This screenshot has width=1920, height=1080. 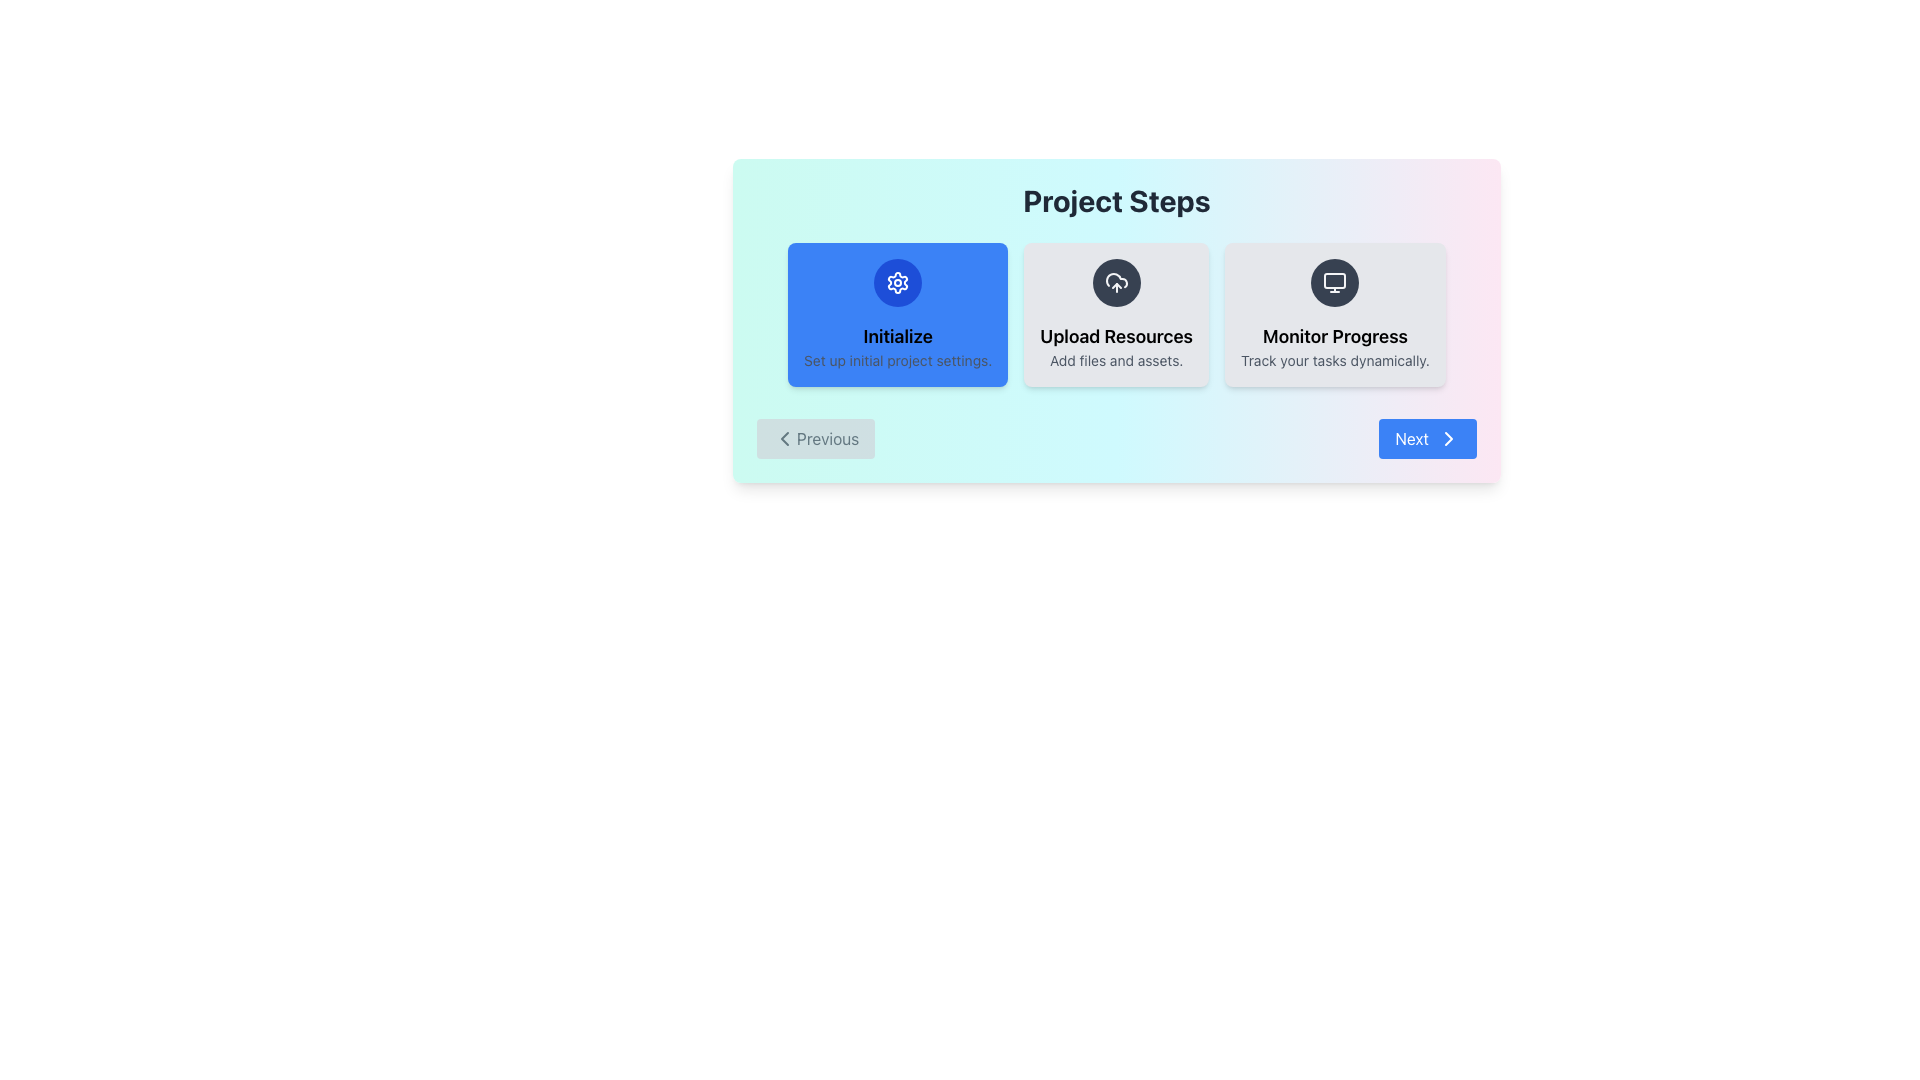 What do you see at coordinates (1115, 346) in the screenshot?
I see `text block labeled 'Upload Resources' that contains instructions to 'Add files and assets.' This text block is the second in a series of three sections in the 'Project Steps' interface` at bounding box center [1115, 346].